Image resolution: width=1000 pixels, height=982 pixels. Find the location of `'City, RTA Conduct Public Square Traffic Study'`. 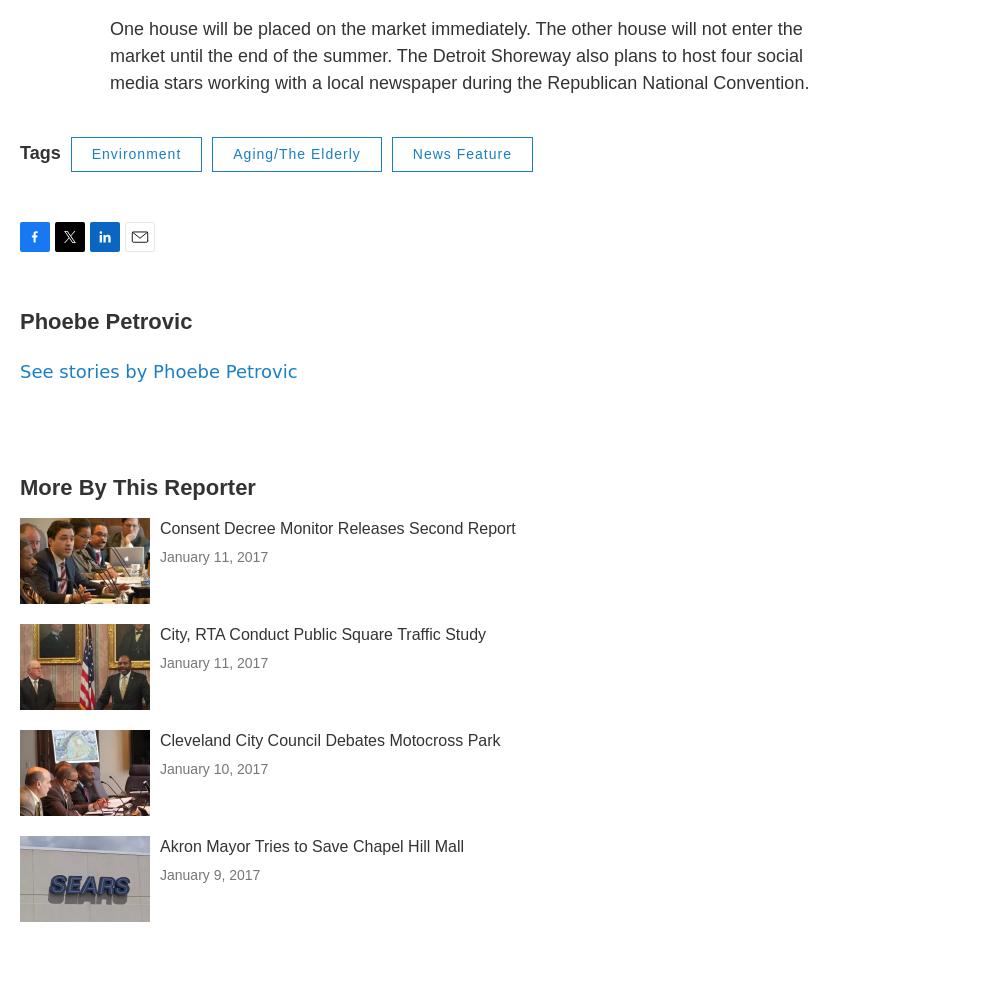

'City, RTA Conduct Public Square Traffic Study' is located at coordinates (322, 632).